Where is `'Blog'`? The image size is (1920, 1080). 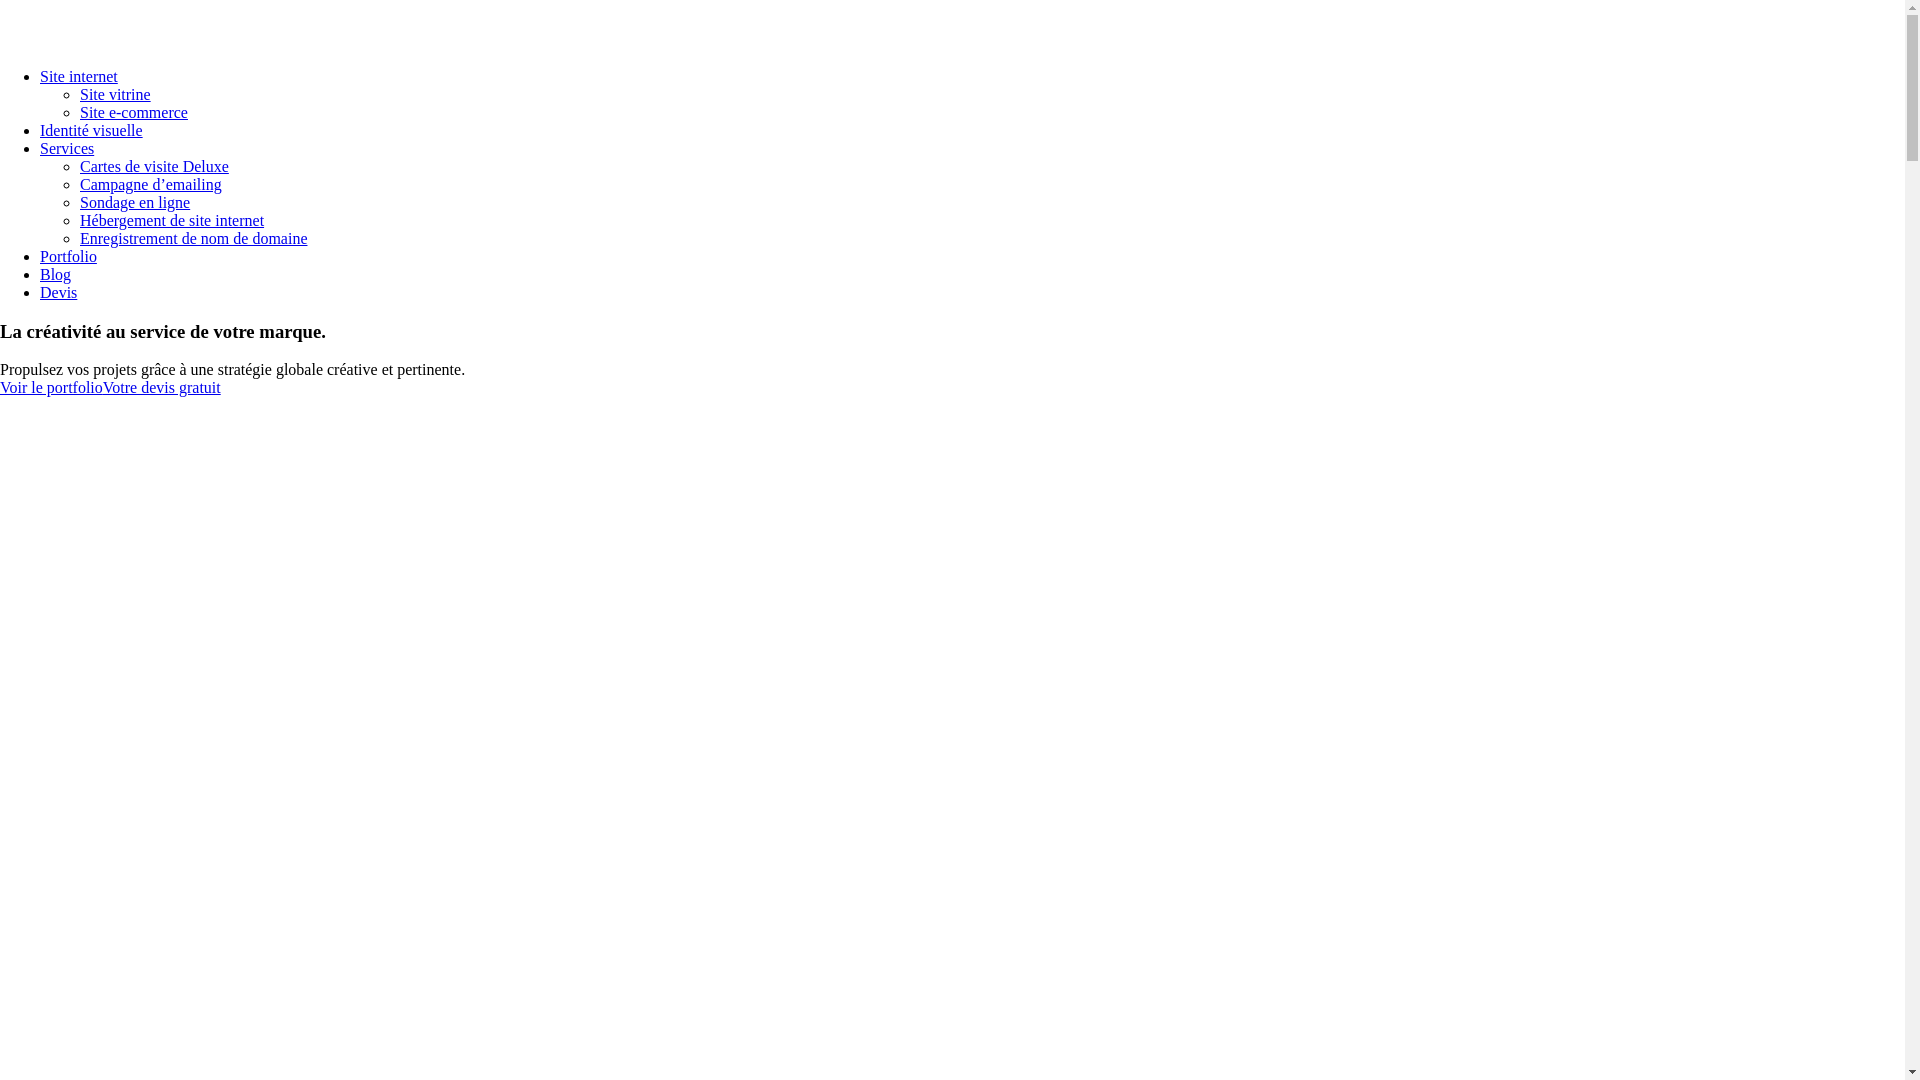
'Blog' is located at coordinates (55, 274).